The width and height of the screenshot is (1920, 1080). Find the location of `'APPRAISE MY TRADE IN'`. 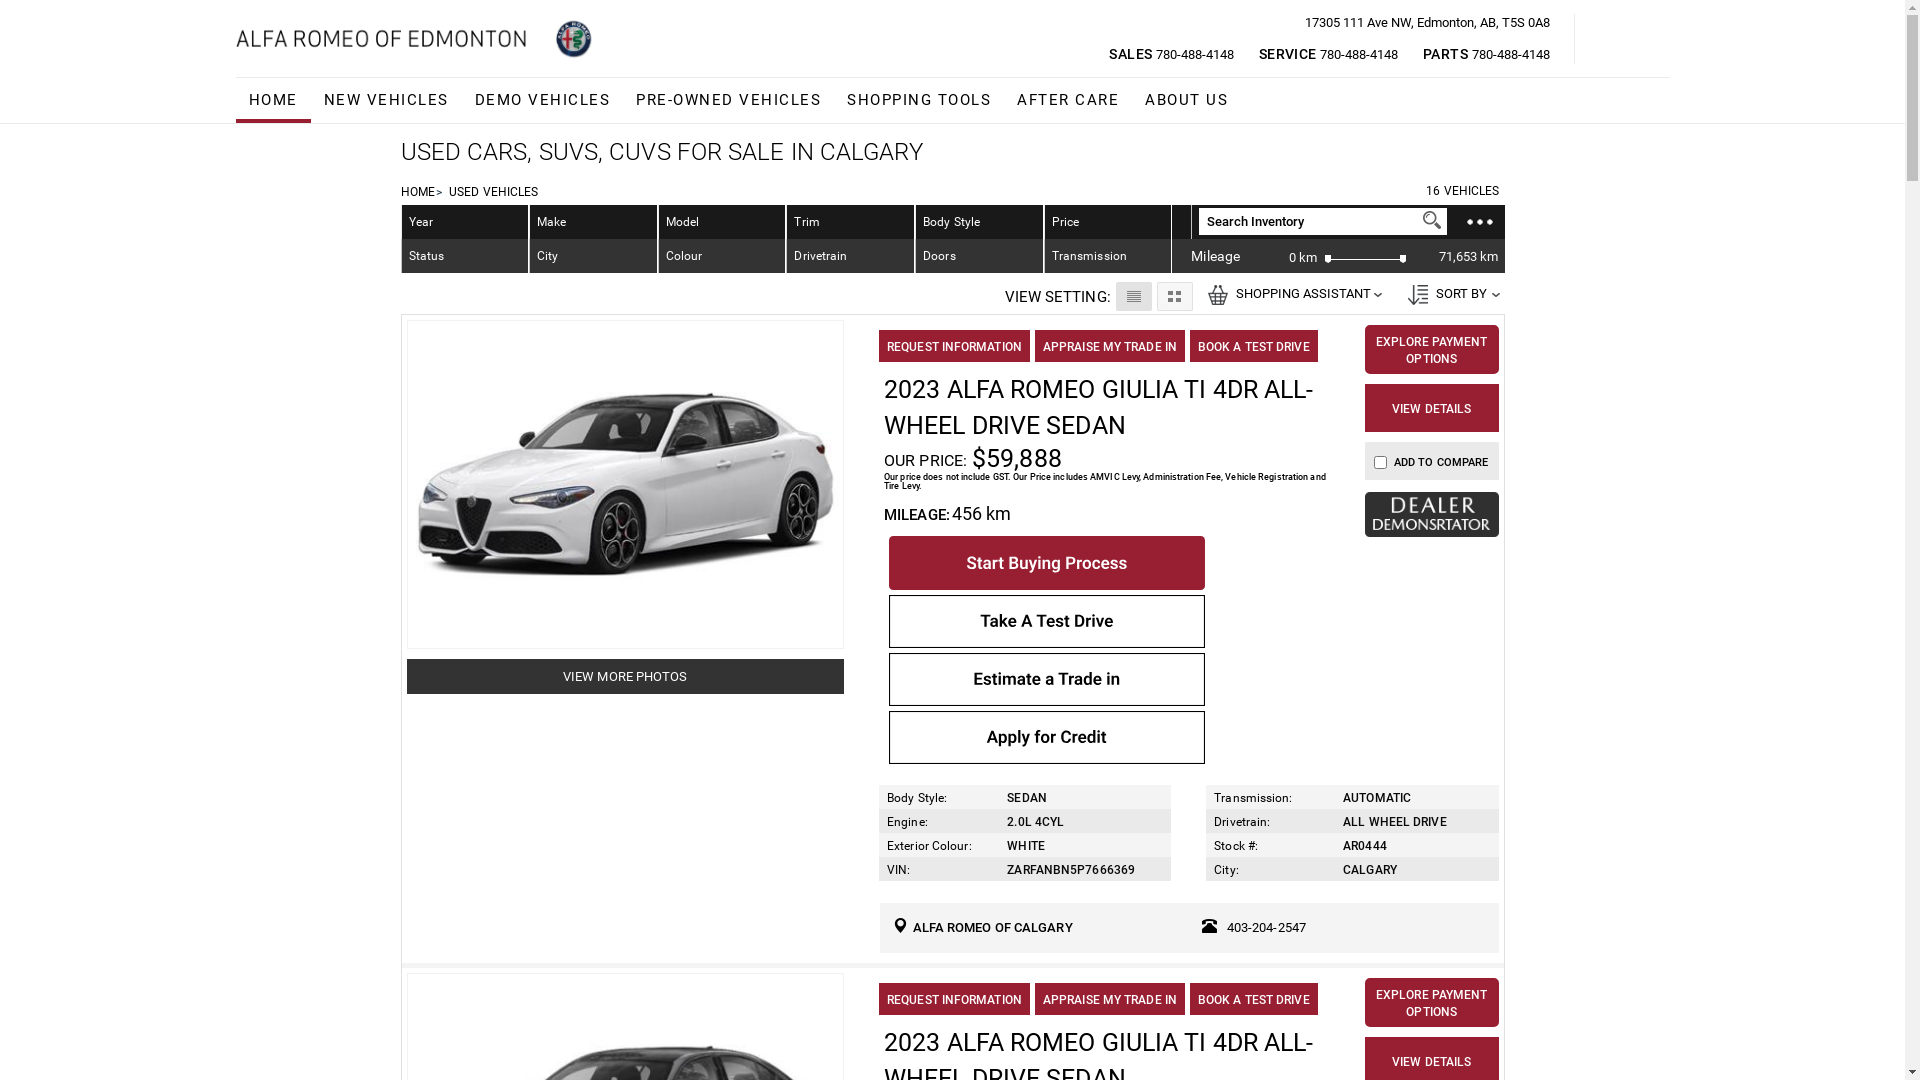

'APPRAISE MY TRADE IN' is located at coordinates (1108, 345).